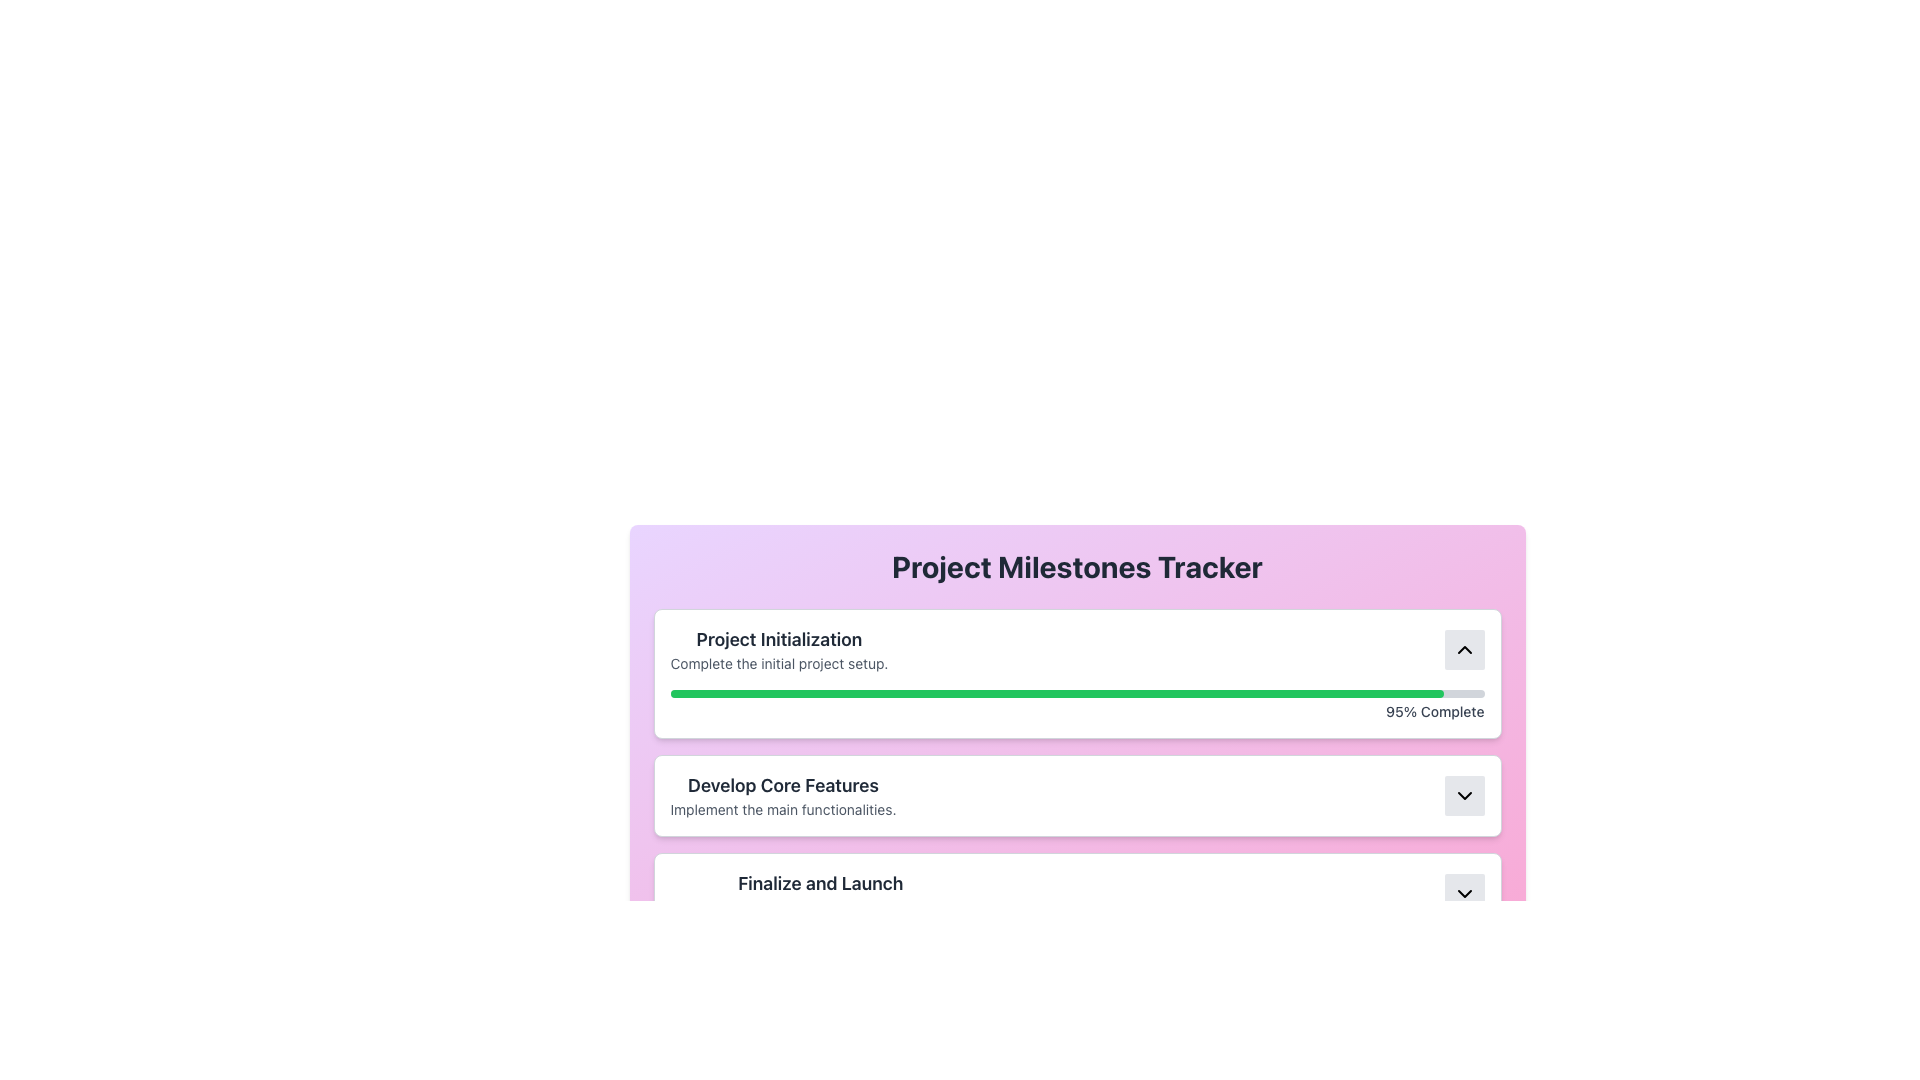  I want to click on the text label that serves as the title or heading for the task or milestone, located at the top-left of the card, so click(778, 640).